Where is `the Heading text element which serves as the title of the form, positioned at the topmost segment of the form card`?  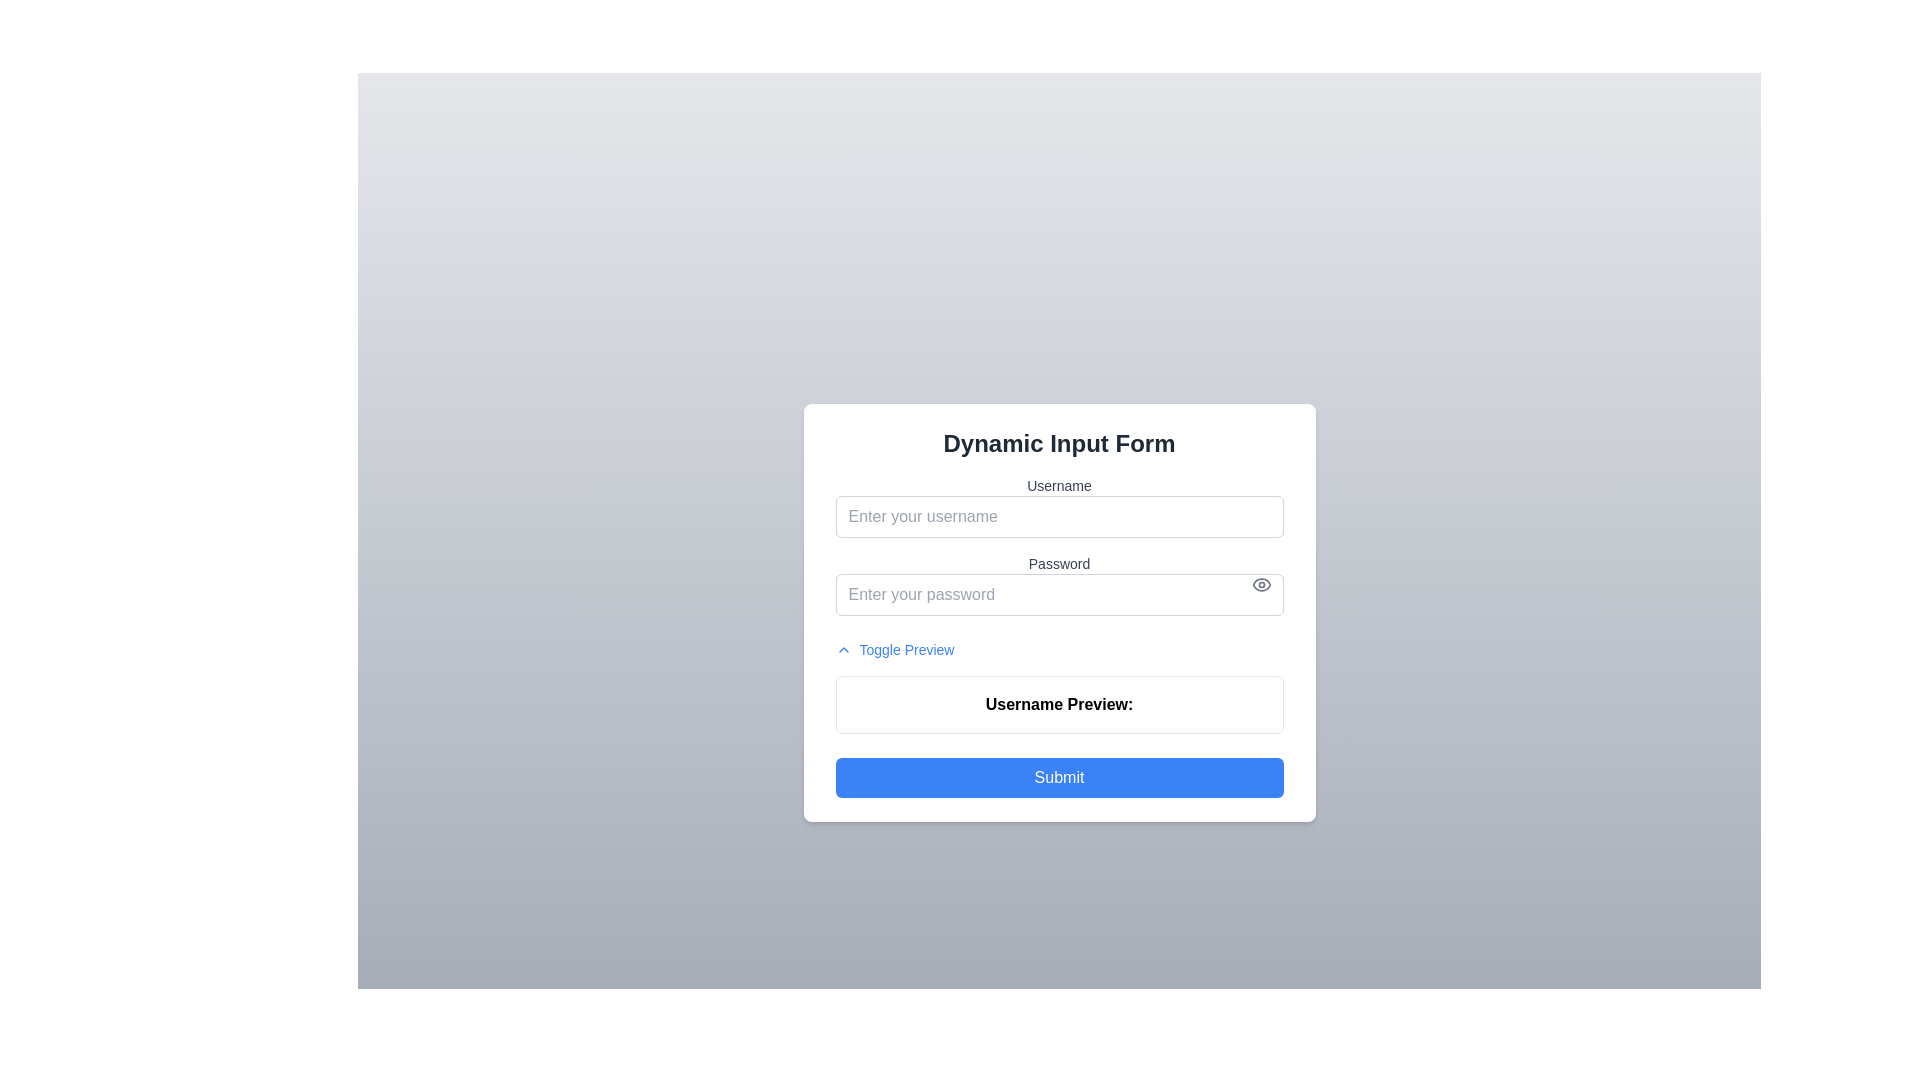 the Heading text element which serves as the title of the form, positioned at the topmost segment of the form card is located at coordinates (1058, 442).